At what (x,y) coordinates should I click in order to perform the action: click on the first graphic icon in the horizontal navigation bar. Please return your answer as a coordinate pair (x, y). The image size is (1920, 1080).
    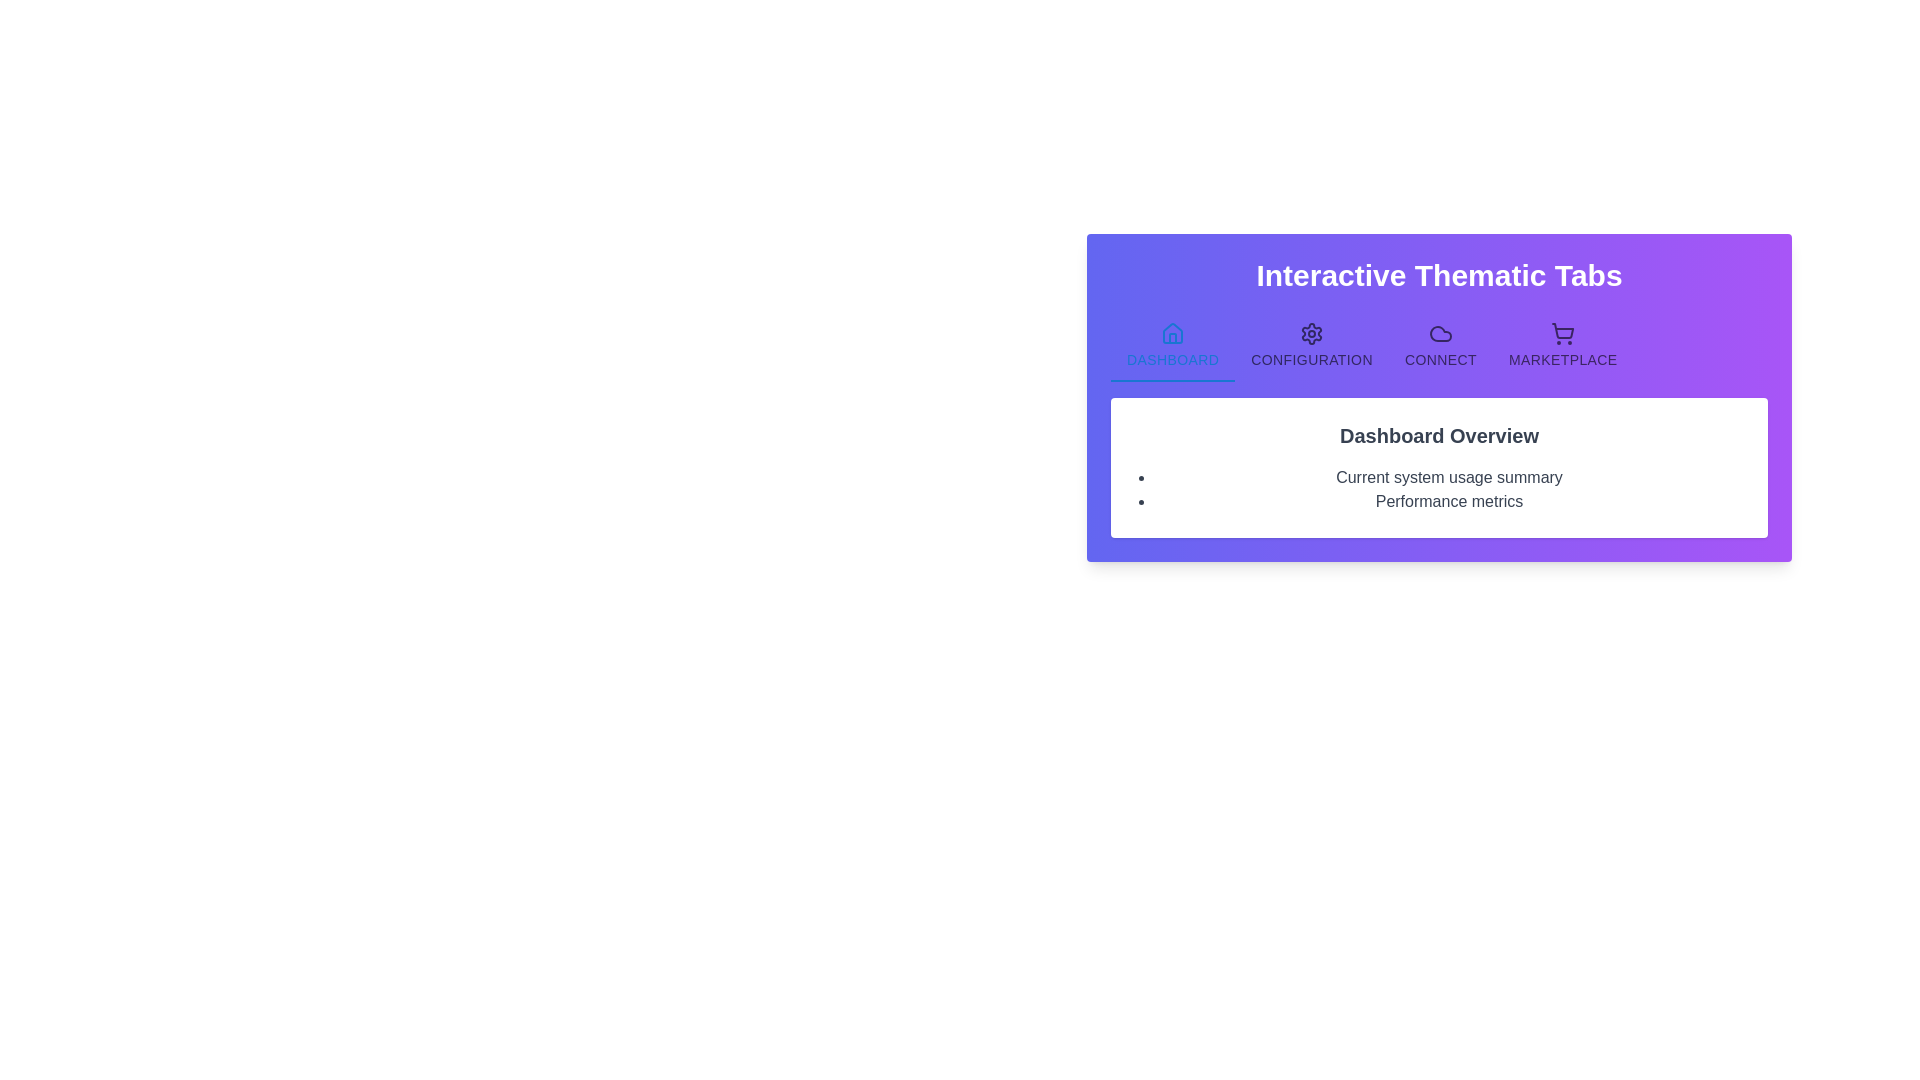
    Looking at the image, I should click on (1440, 333).